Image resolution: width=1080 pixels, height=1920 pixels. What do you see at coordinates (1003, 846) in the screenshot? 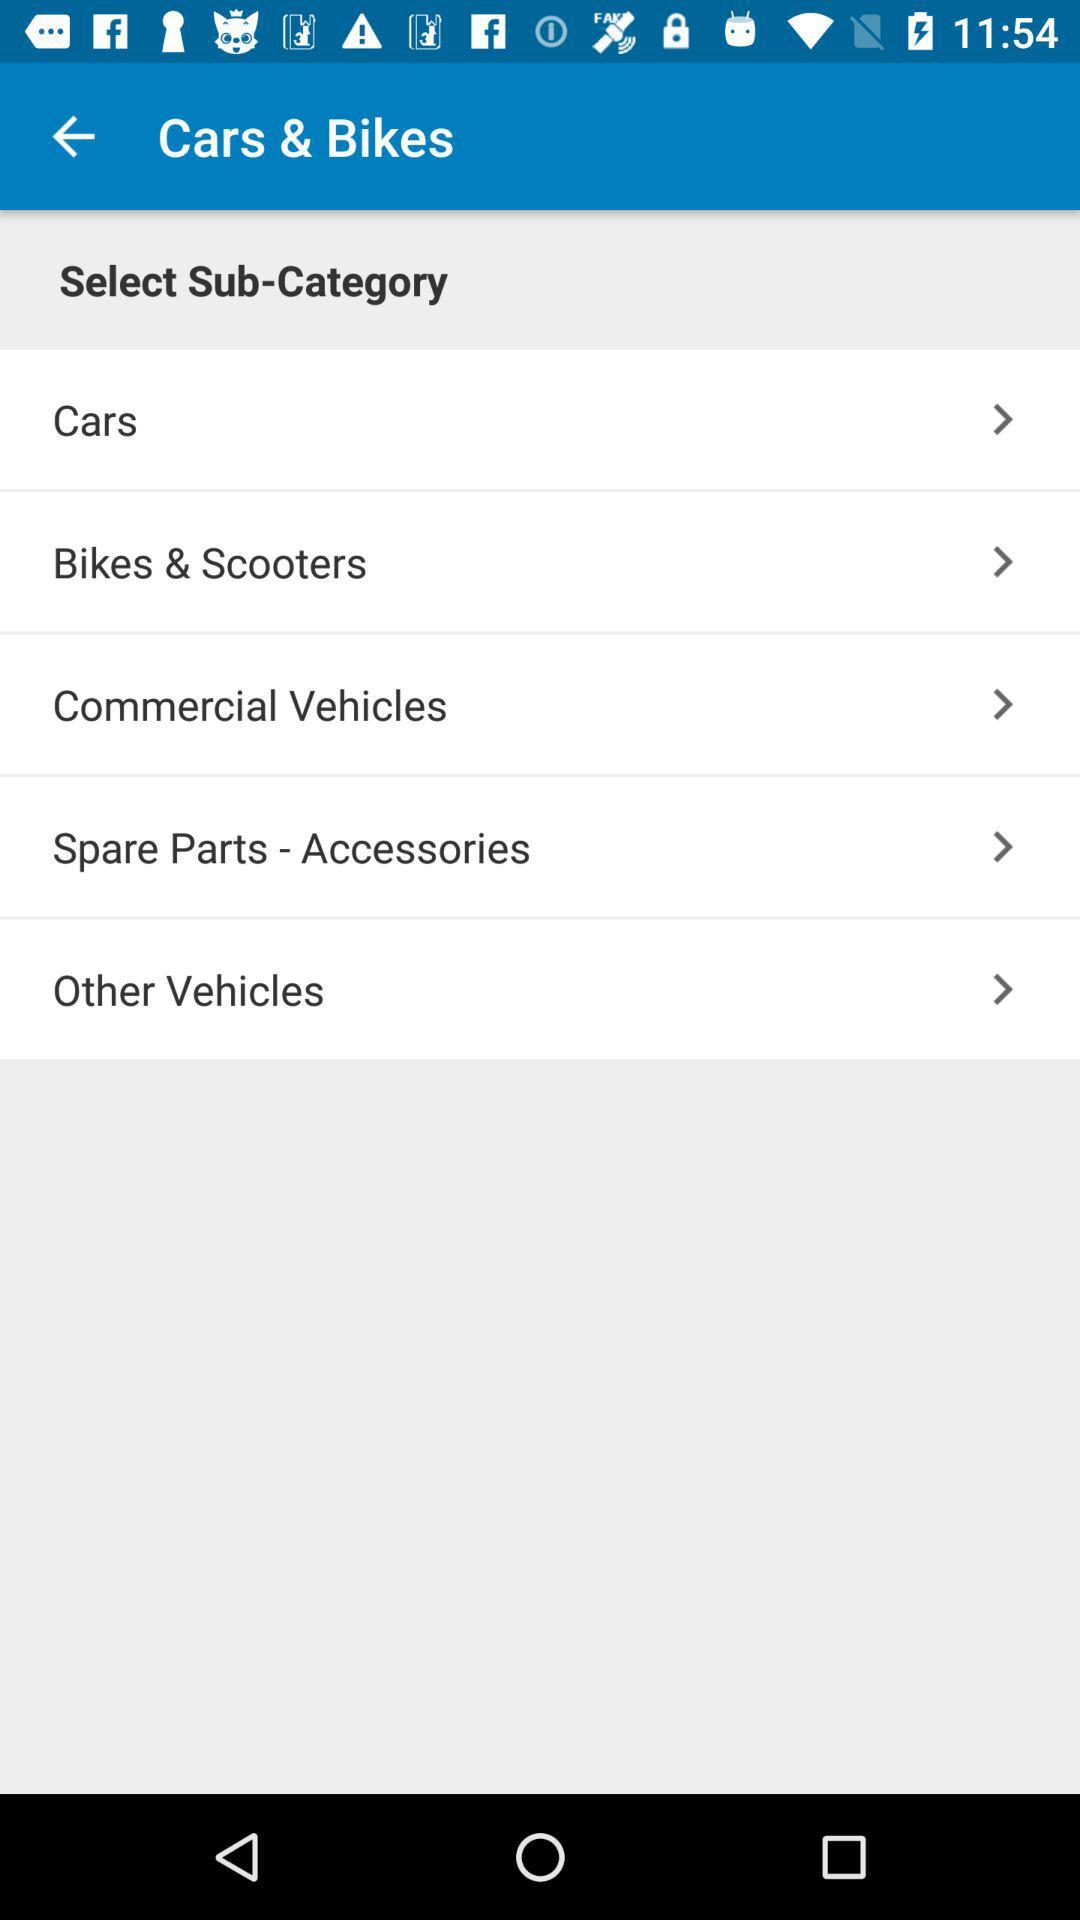
I see `item above the other vehicles icon` at bounding box center [1003, 846].